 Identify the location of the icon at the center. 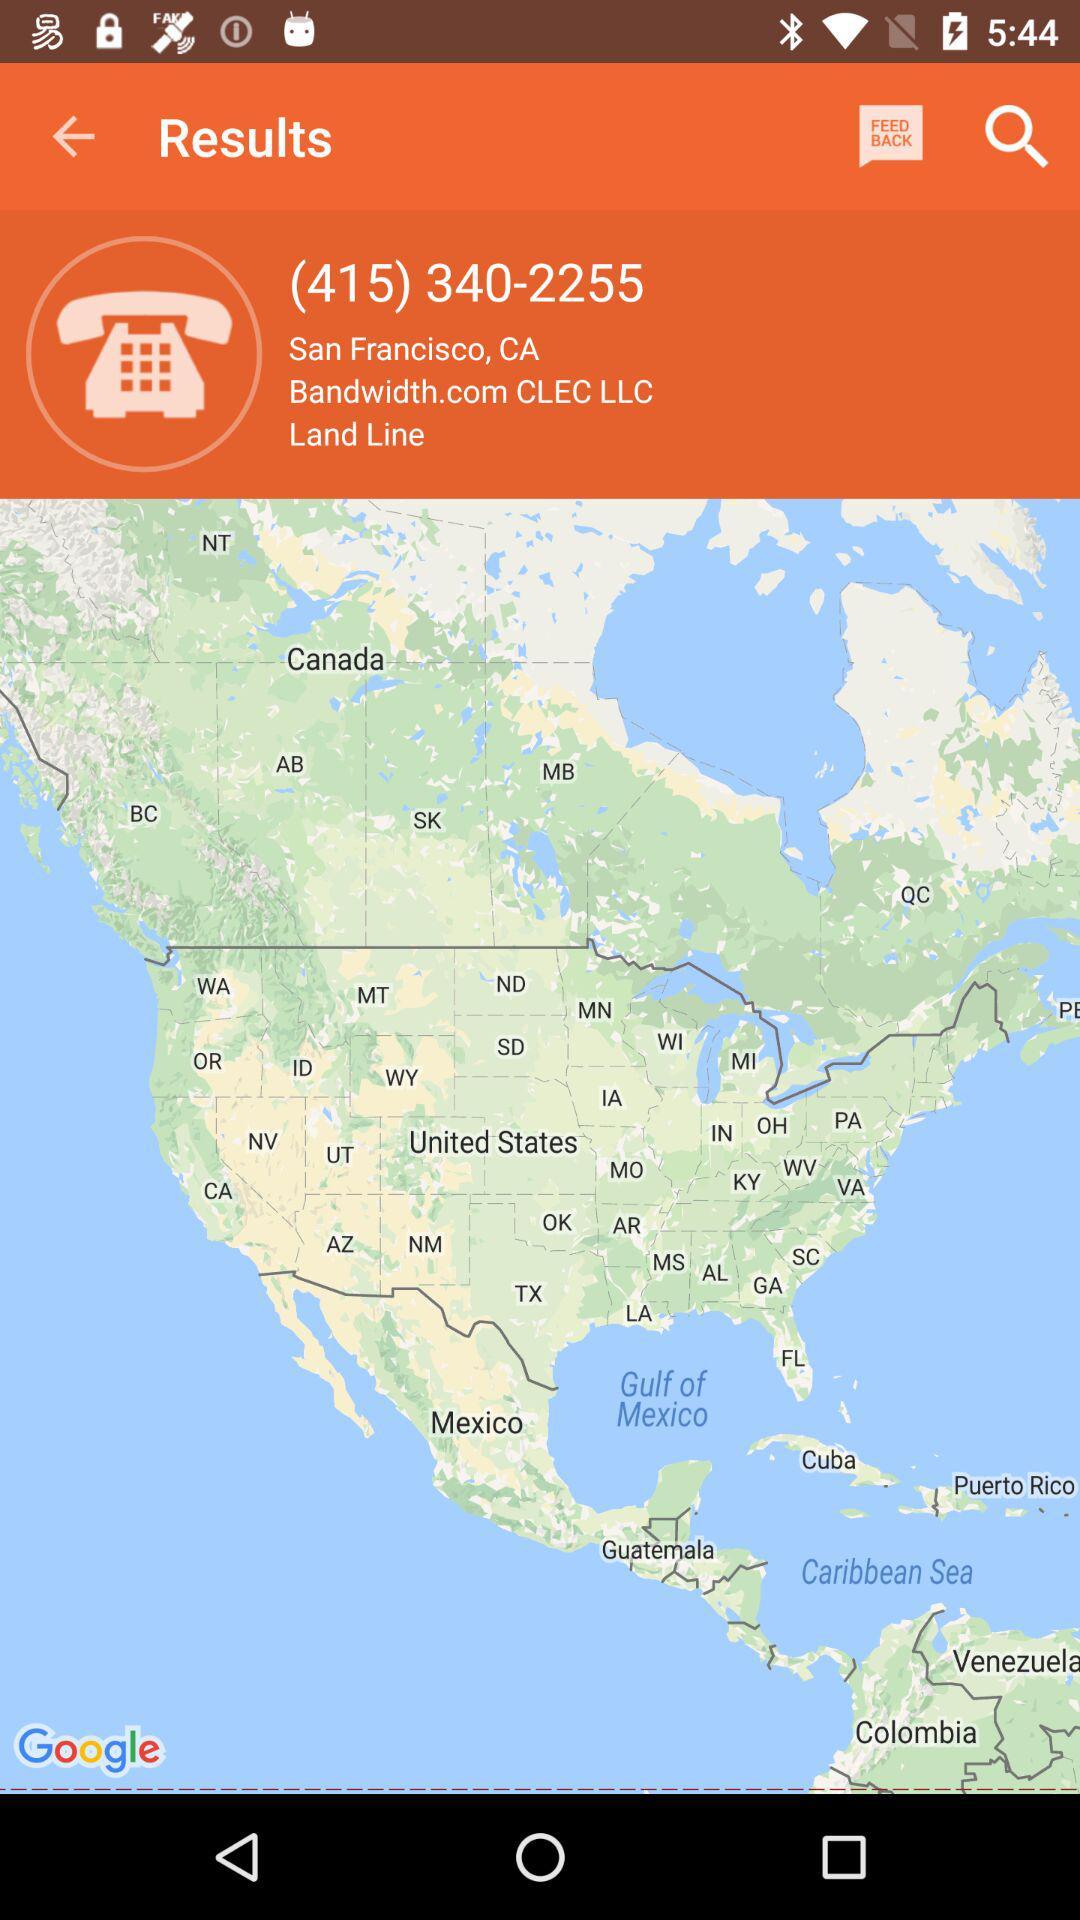
(540, 1146).